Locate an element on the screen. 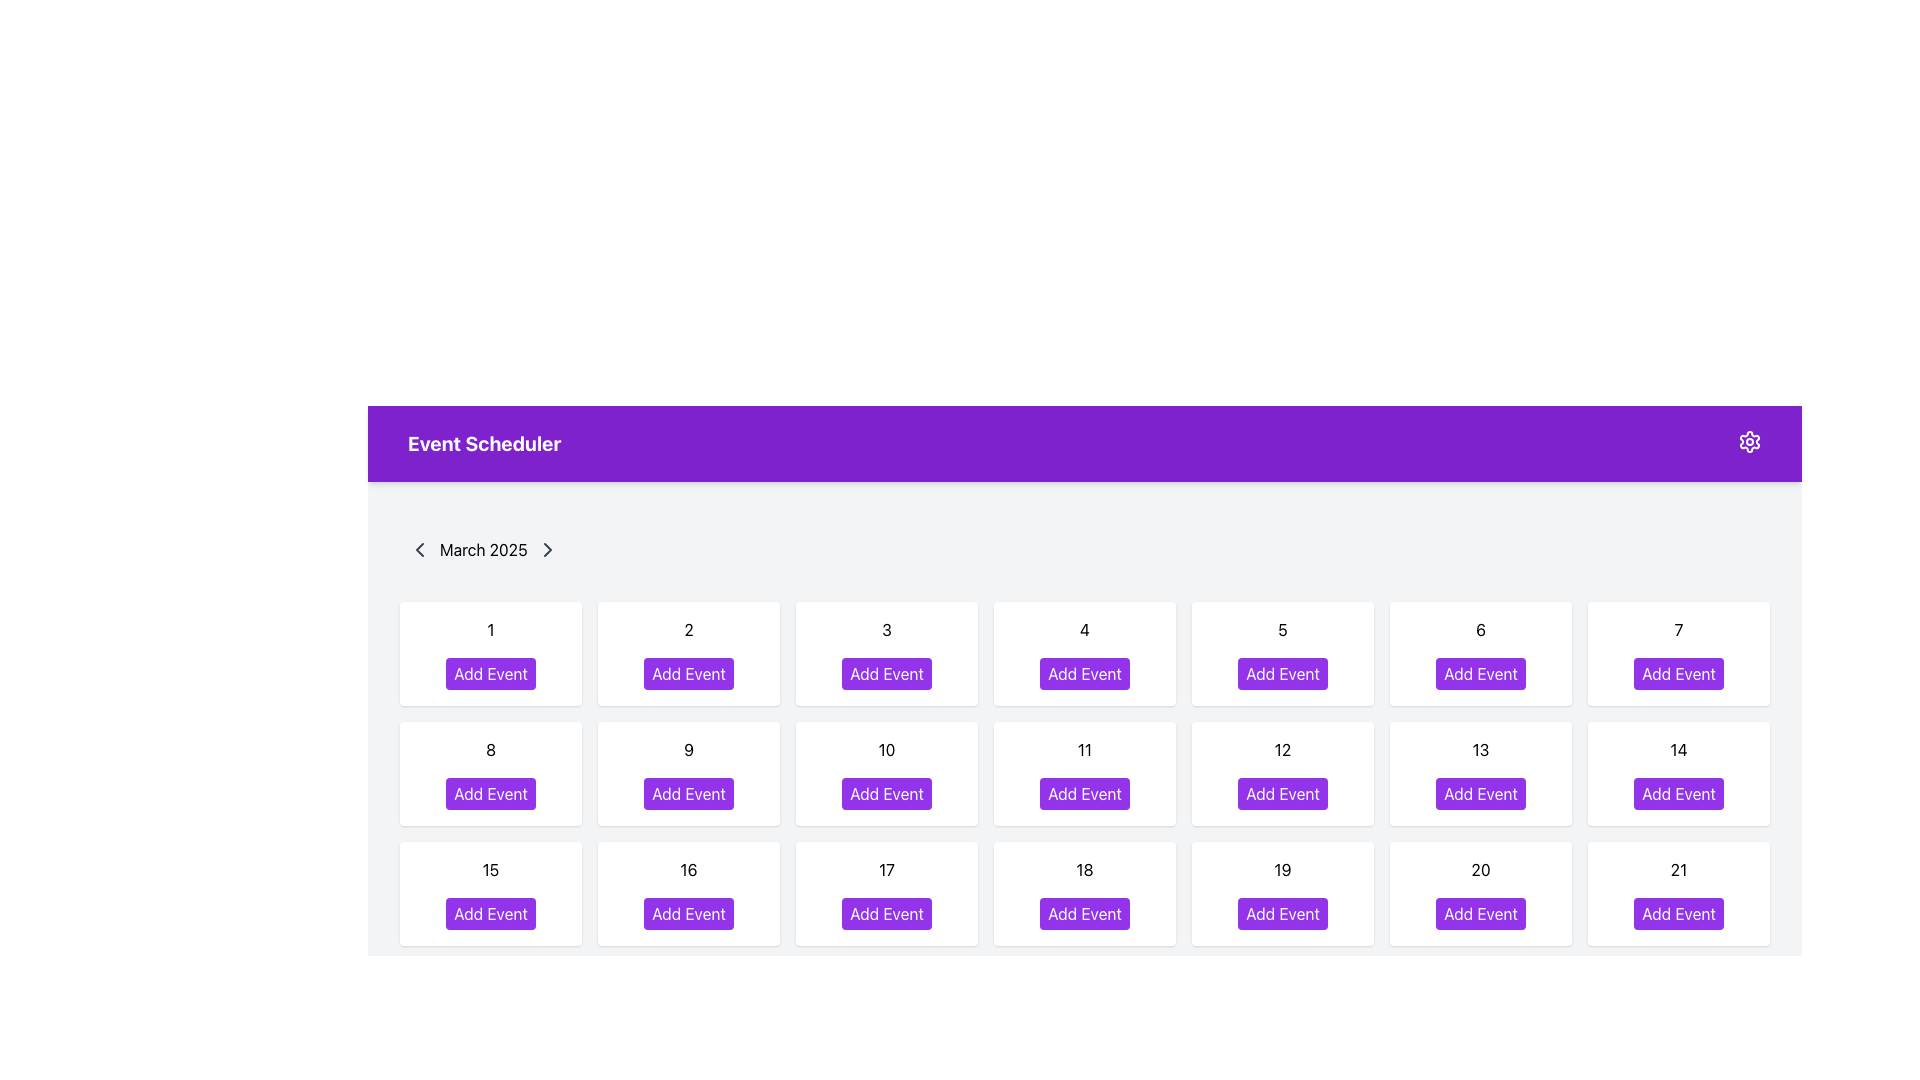 This screenshot has width=1920, height=1080. the 'Add Event' button located in the calendar interface for the date '16' is located at coordinates (689, 1033).